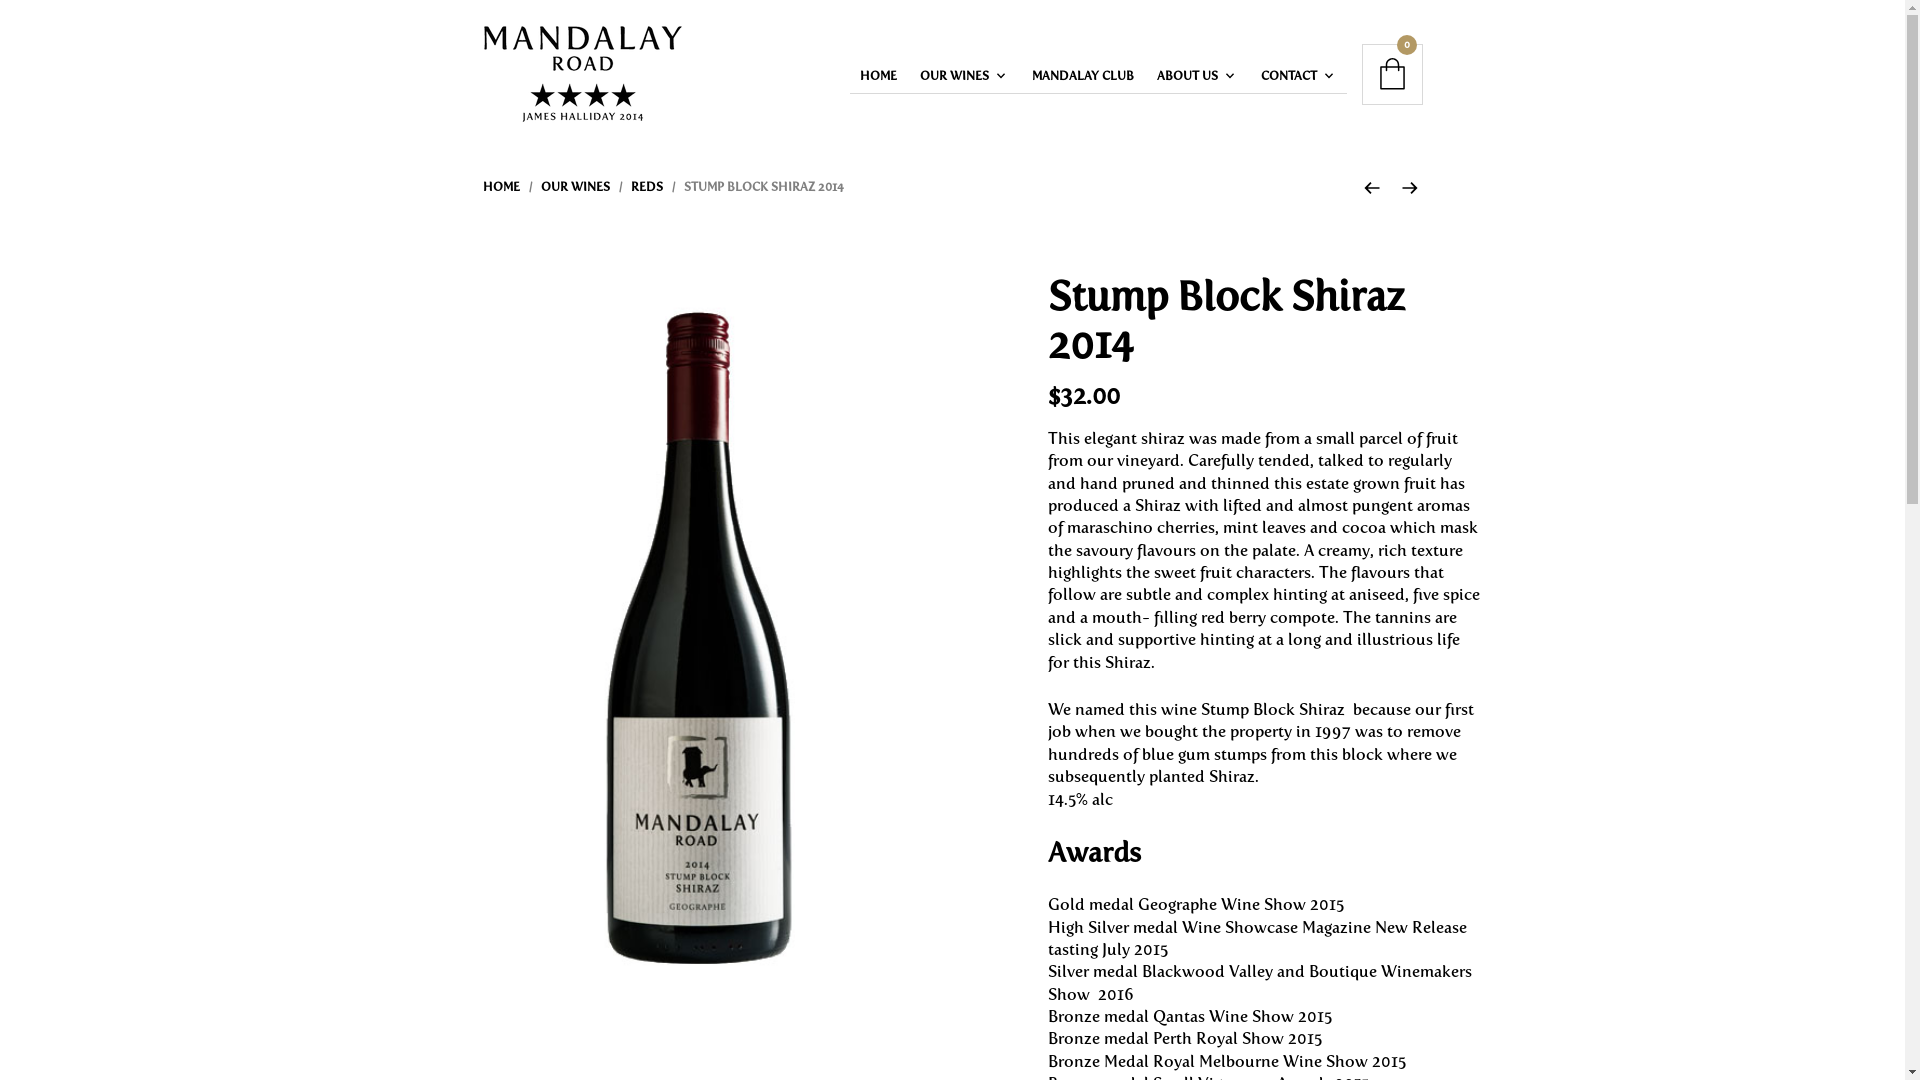 The height and width of the screenshot is (1080, 1920). I want to click on 'HOME', so click(500, 186).